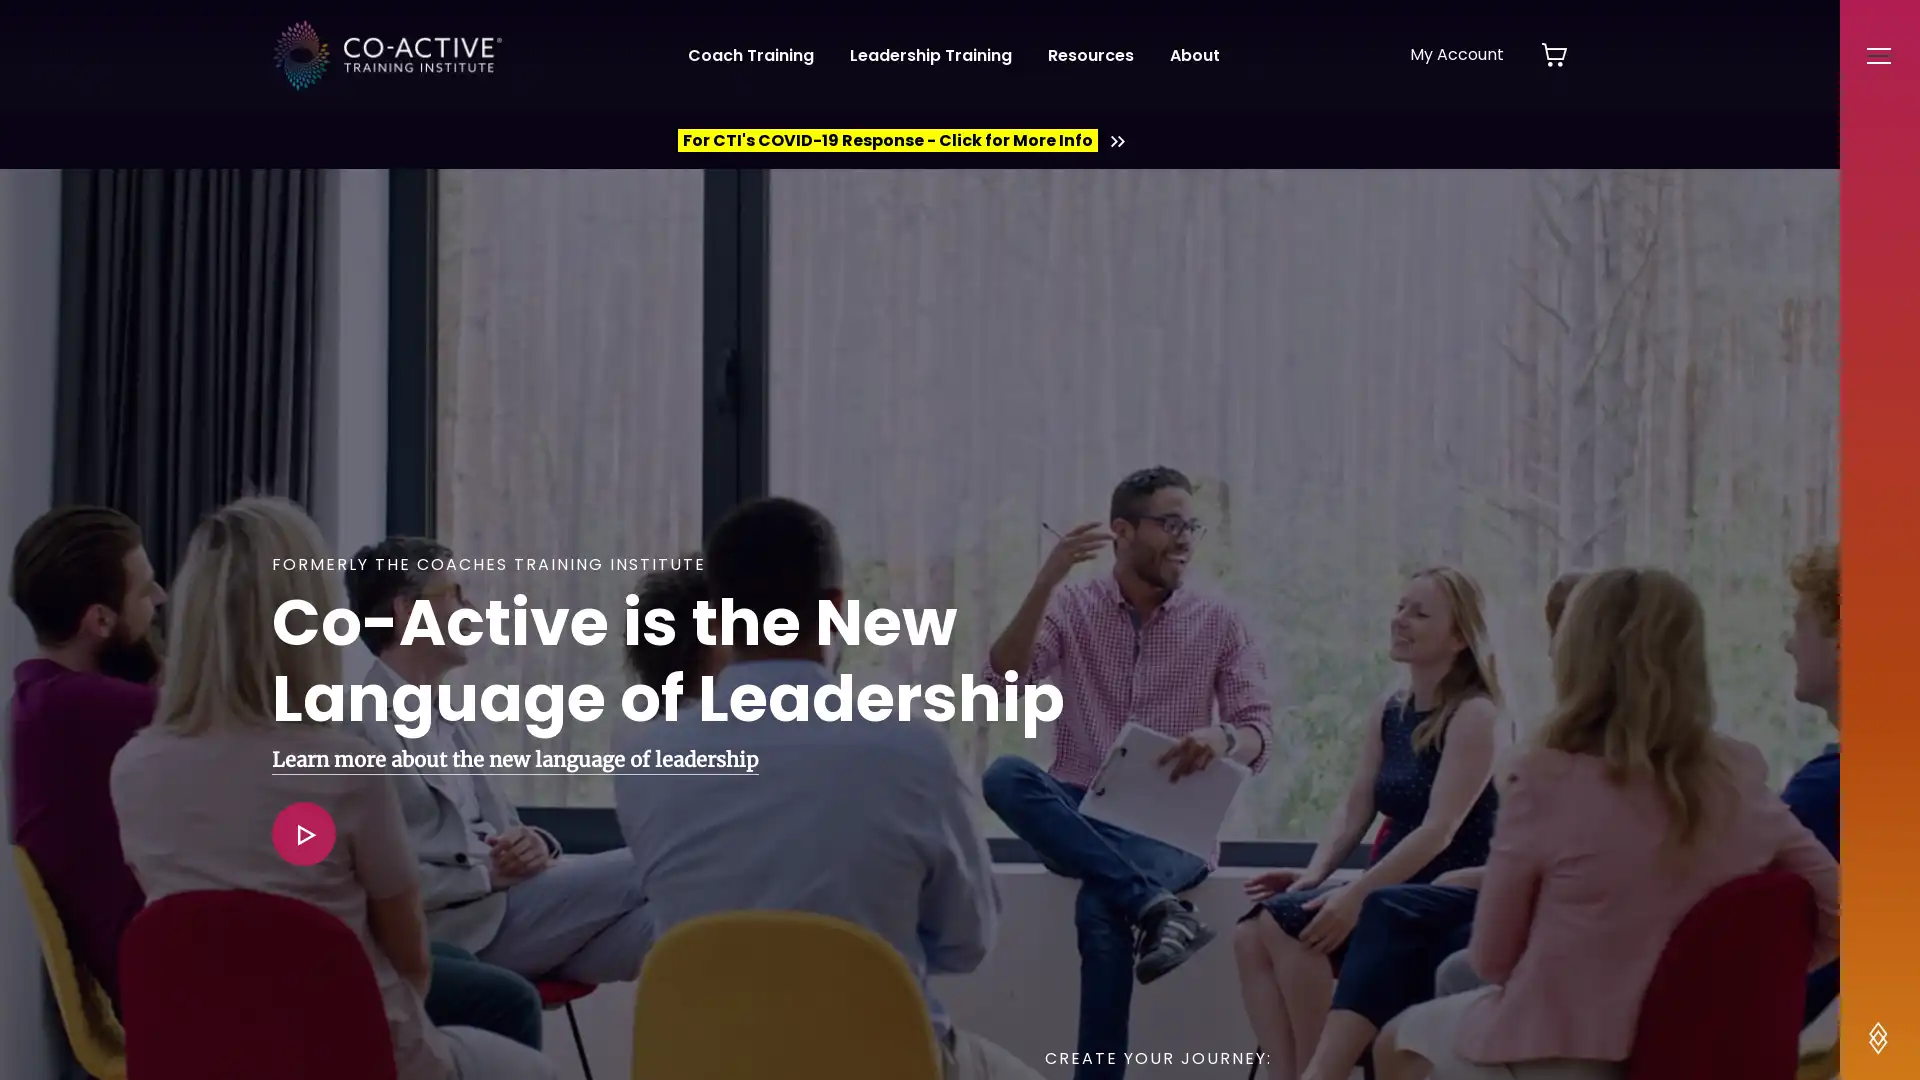 The image size is (1920, 1080). I want to click on View Video, so click(302, 833).